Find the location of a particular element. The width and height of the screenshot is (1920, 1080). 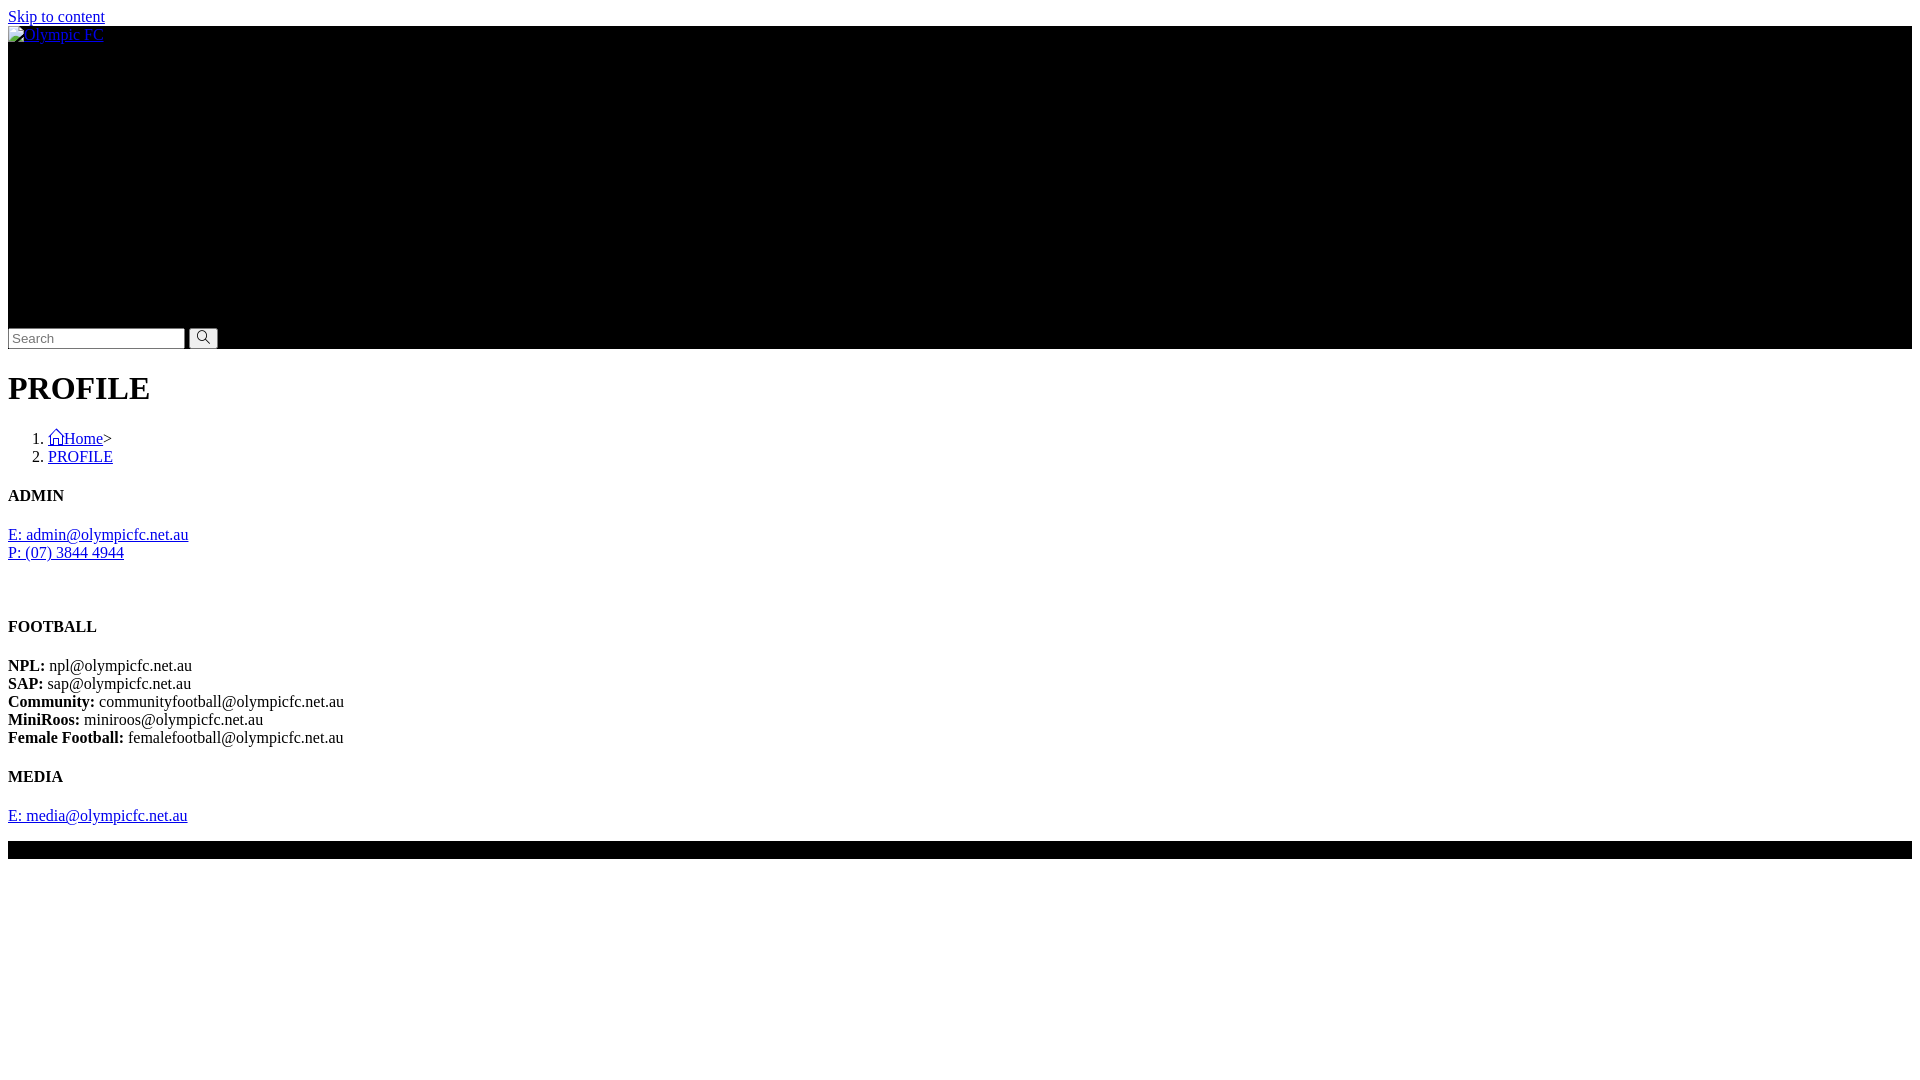

'P: (07) 3844 4944' is located at coordinates (66, 552).